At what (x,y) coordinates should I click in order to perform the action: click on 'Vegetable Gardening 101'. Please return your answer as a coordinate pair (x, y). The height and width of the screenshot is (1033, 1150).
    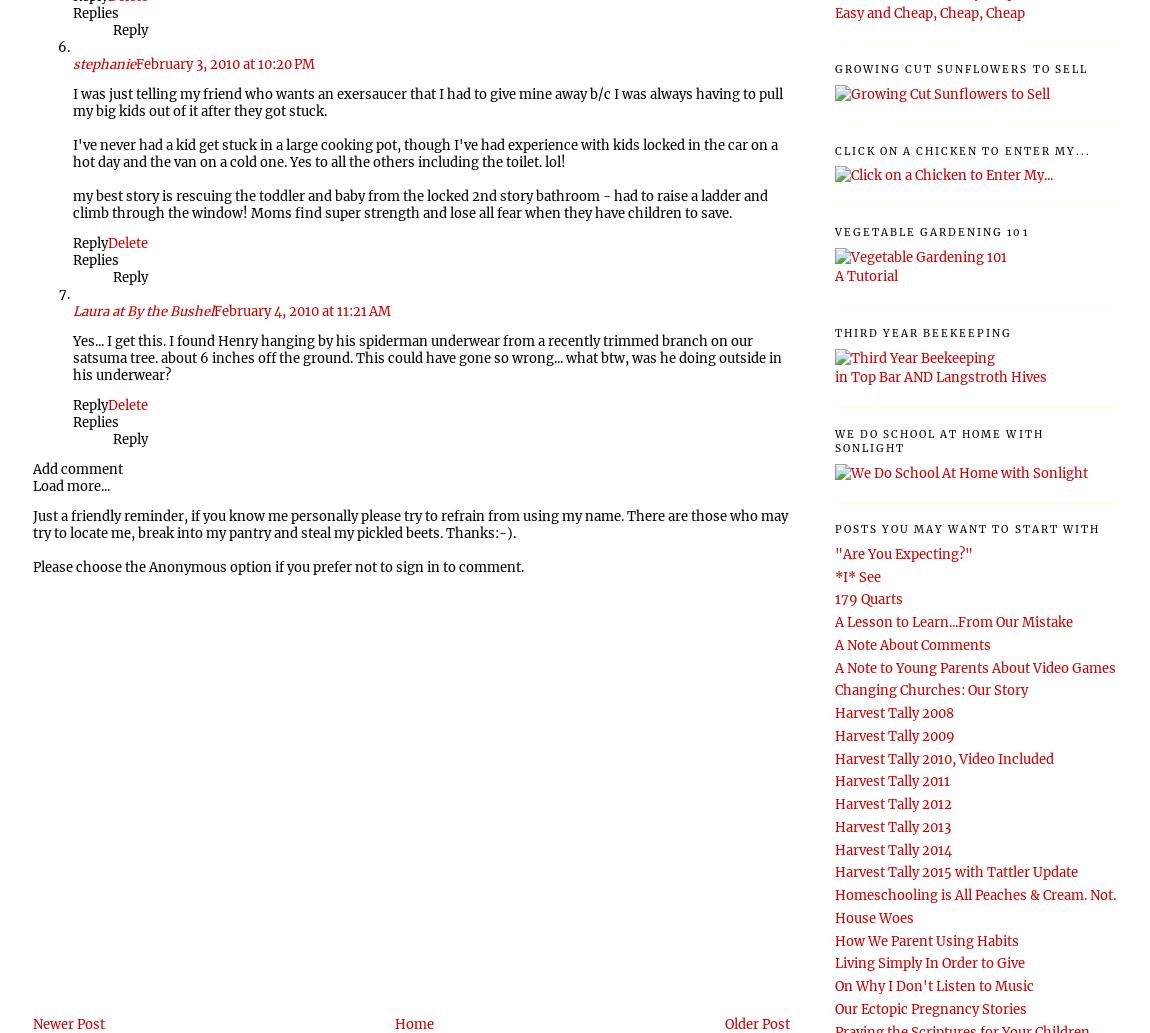
    Looking at the image, I should click on (931, 230).